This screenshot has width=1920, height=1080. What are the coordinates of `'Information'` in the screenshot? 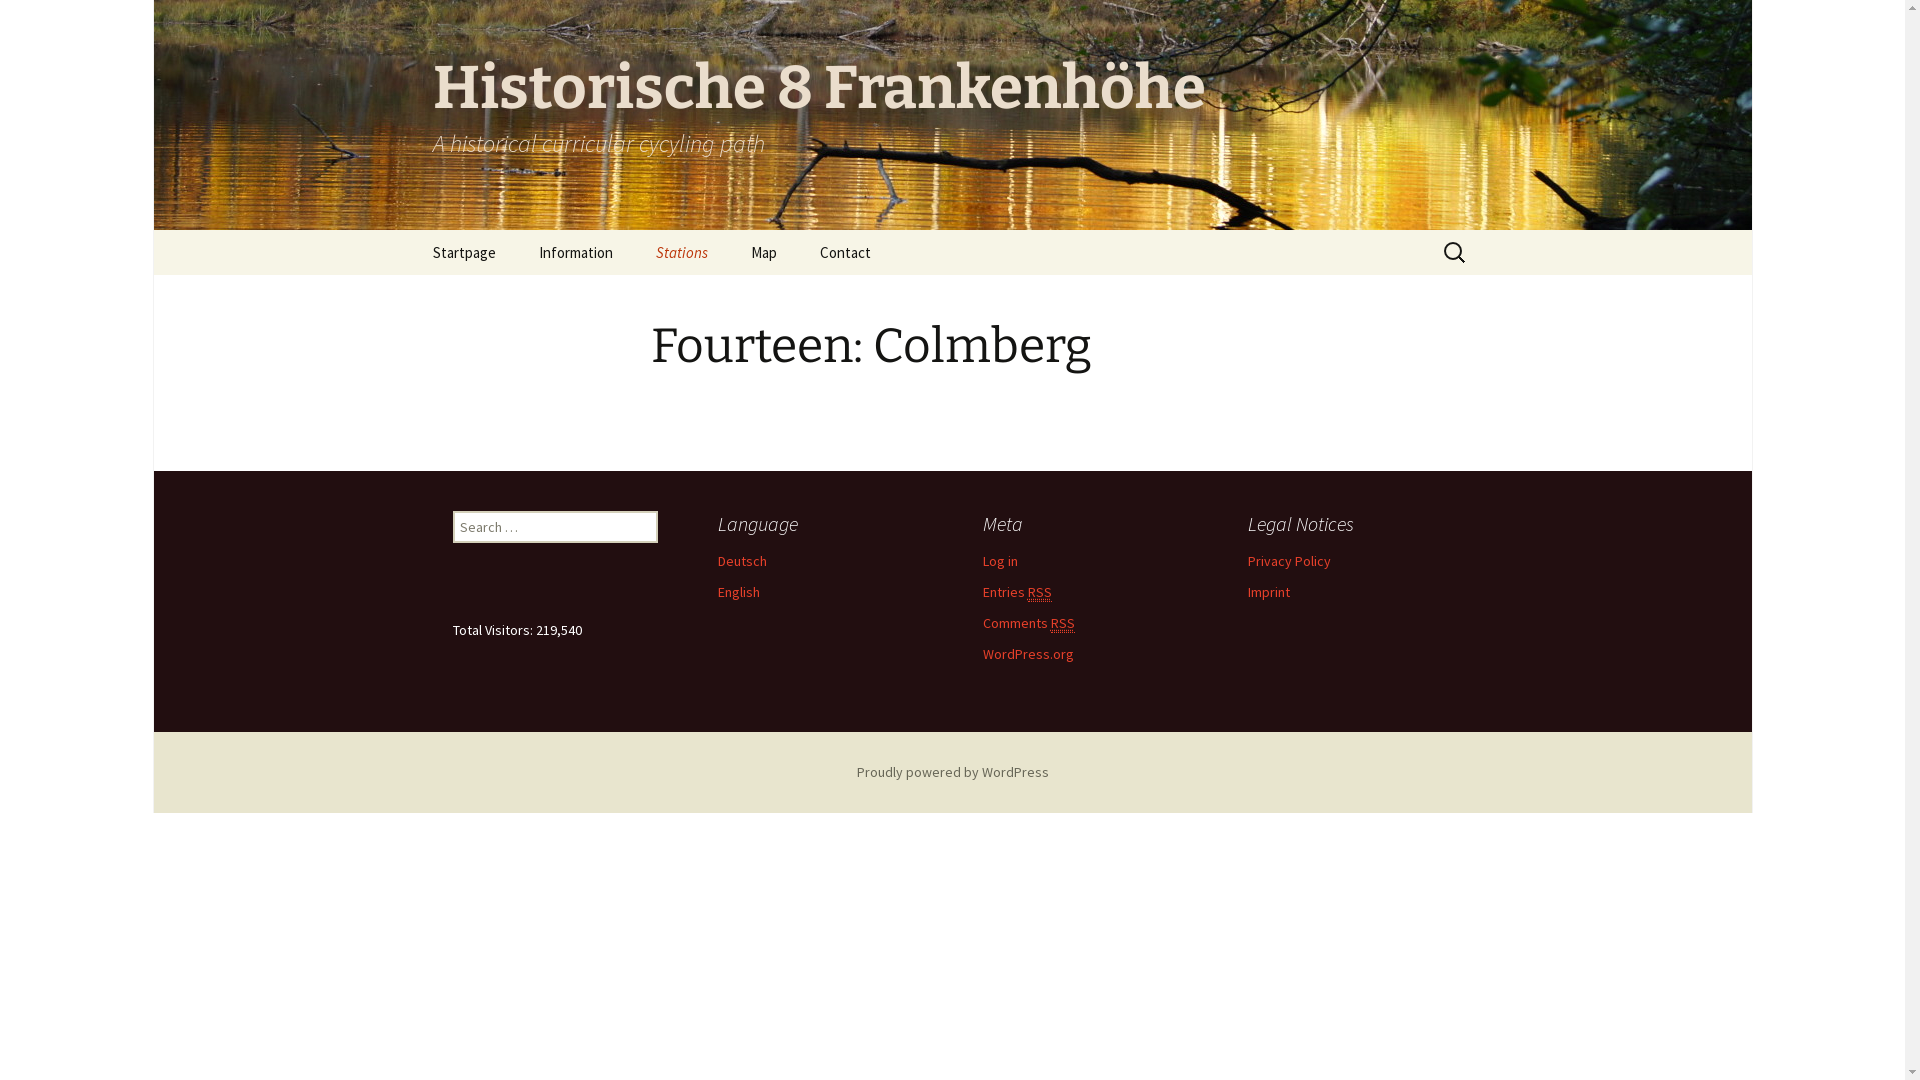 It's located at (574, 251).